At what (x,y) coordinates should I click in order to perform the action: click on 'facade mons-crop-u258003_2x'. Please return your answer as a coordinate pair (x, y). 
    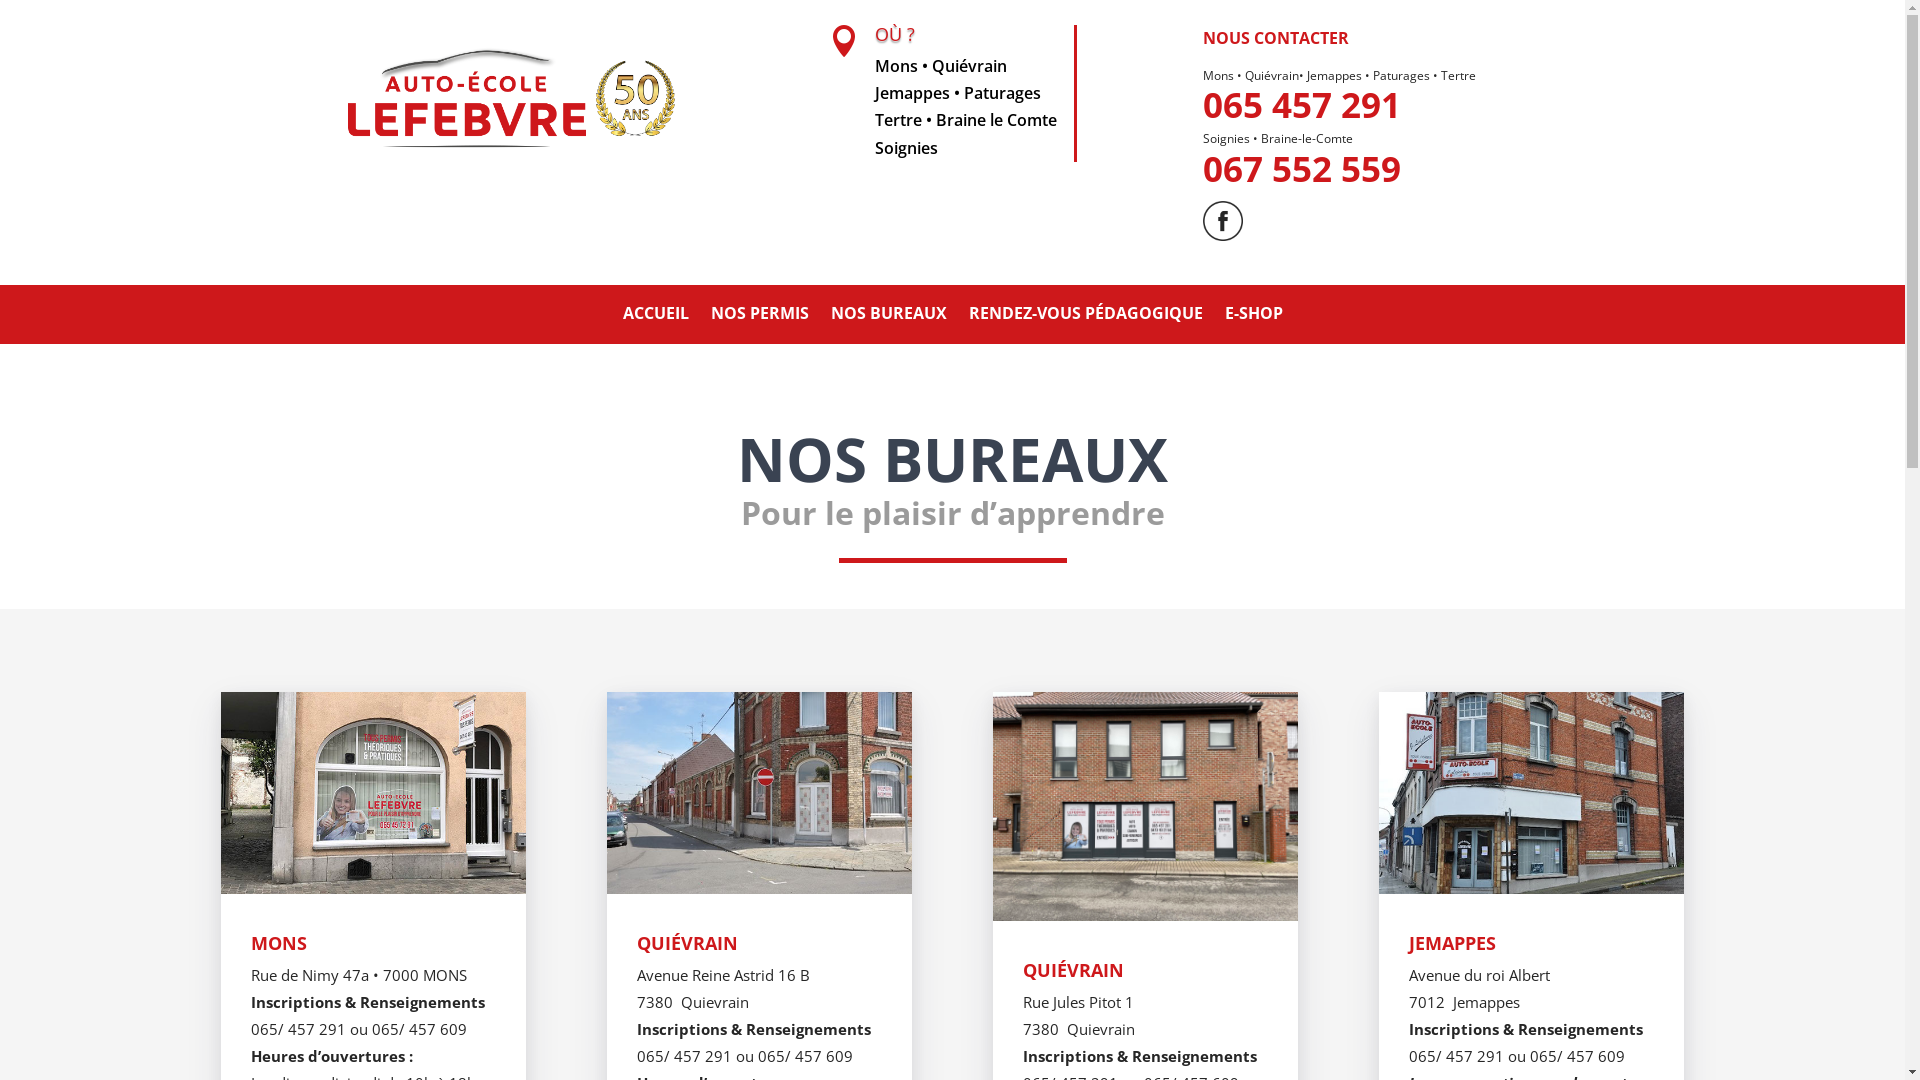
    Looking at the image, I should click on (373, 792).